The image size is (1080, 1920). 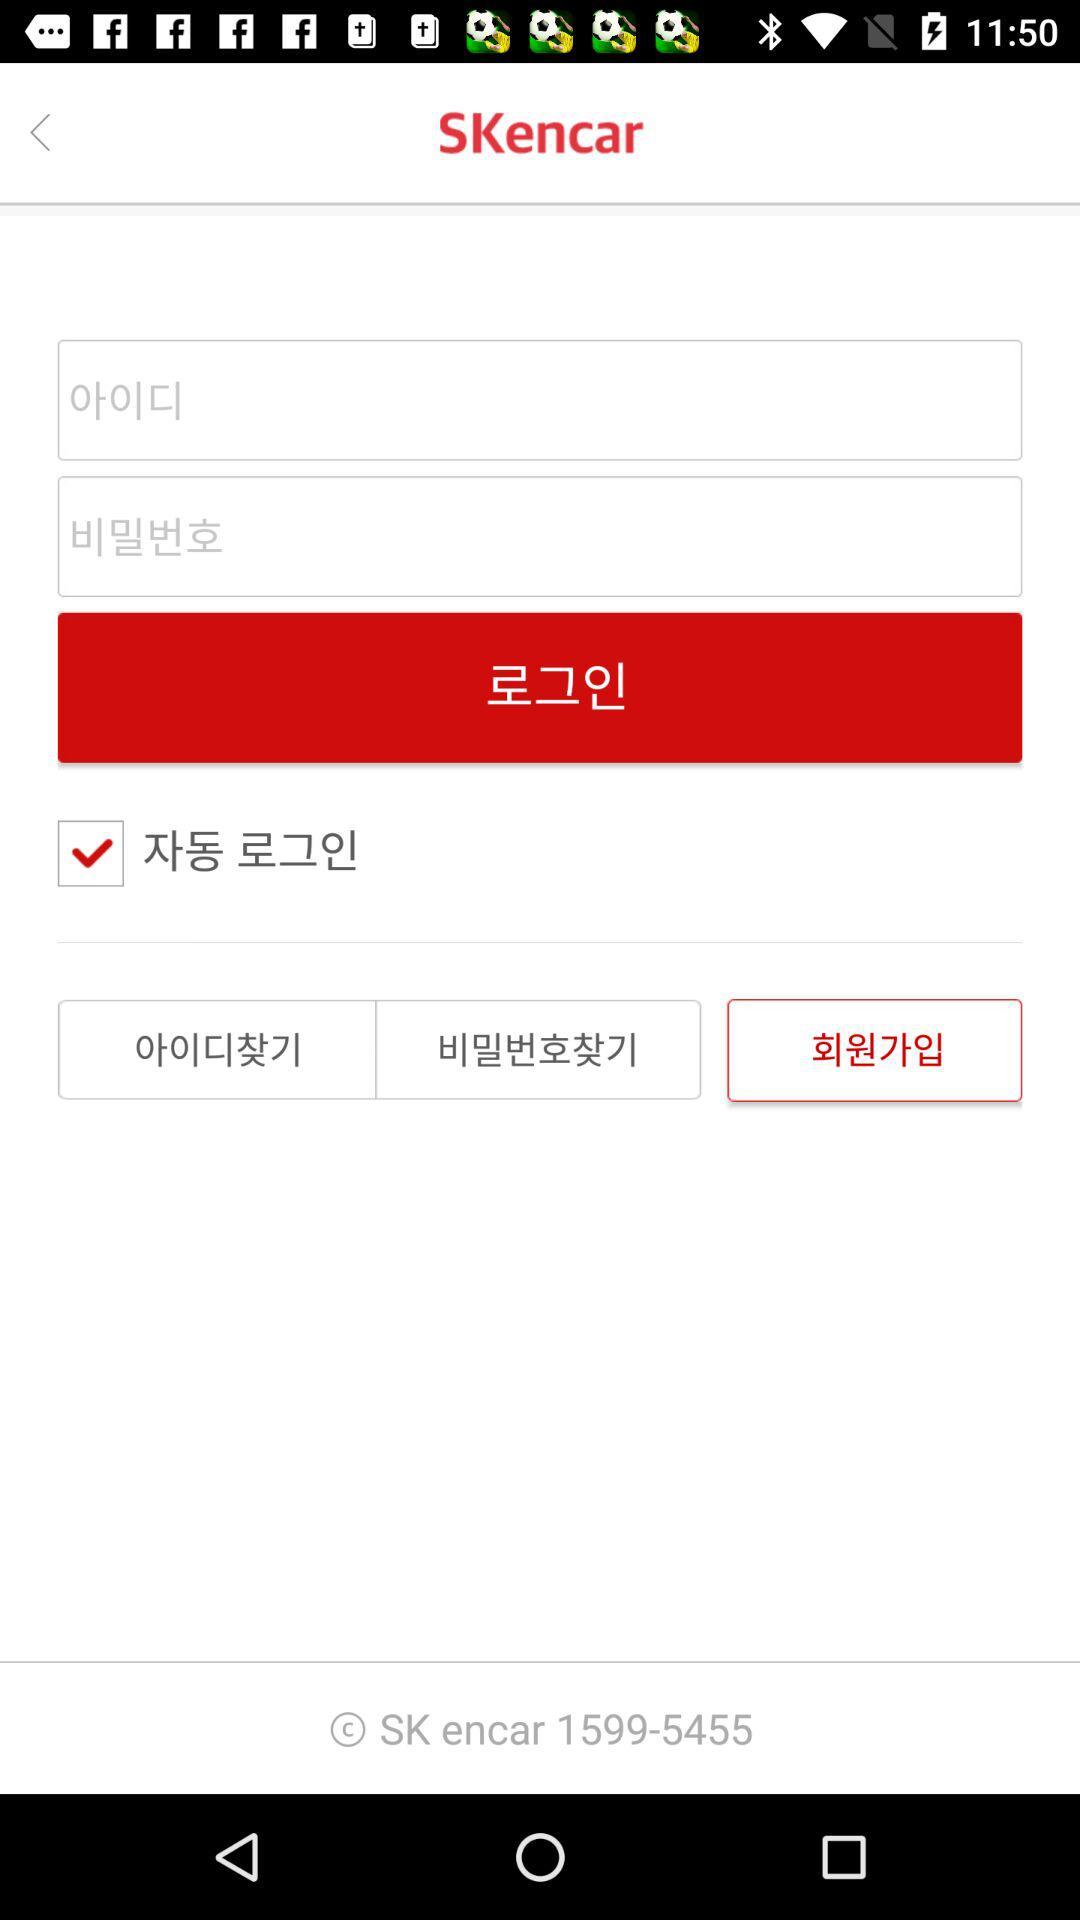 I want to click on the item above sk encar 1599 item, so click(x=537, y=1048).